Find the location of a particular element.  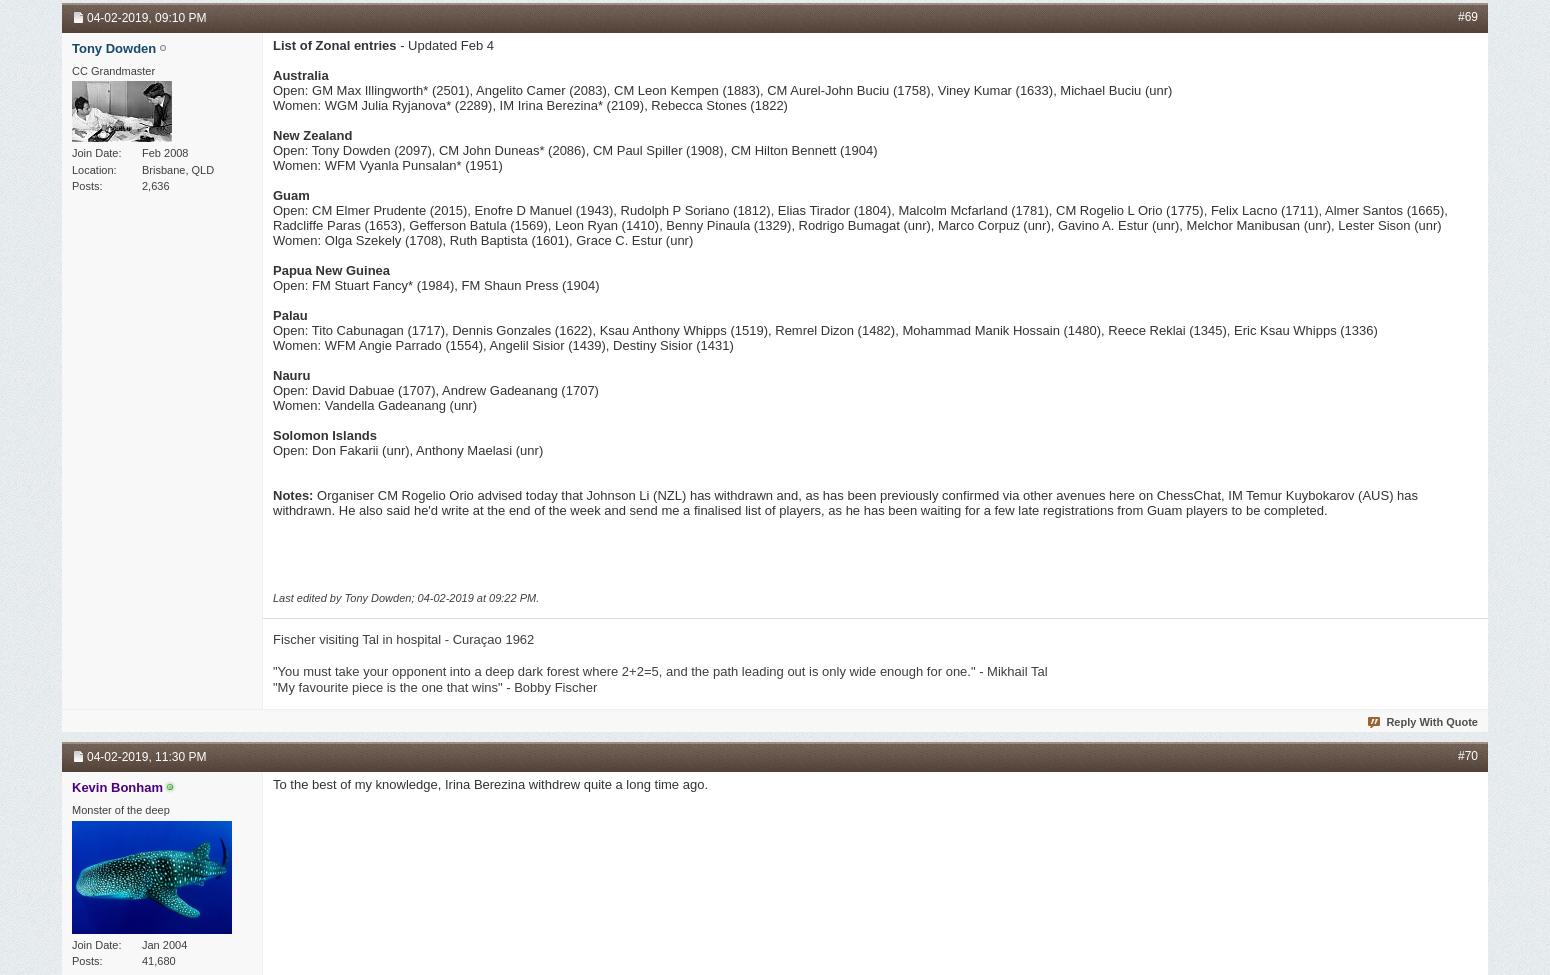

'Reply With Quote' is located at coordinates (1431, 720).